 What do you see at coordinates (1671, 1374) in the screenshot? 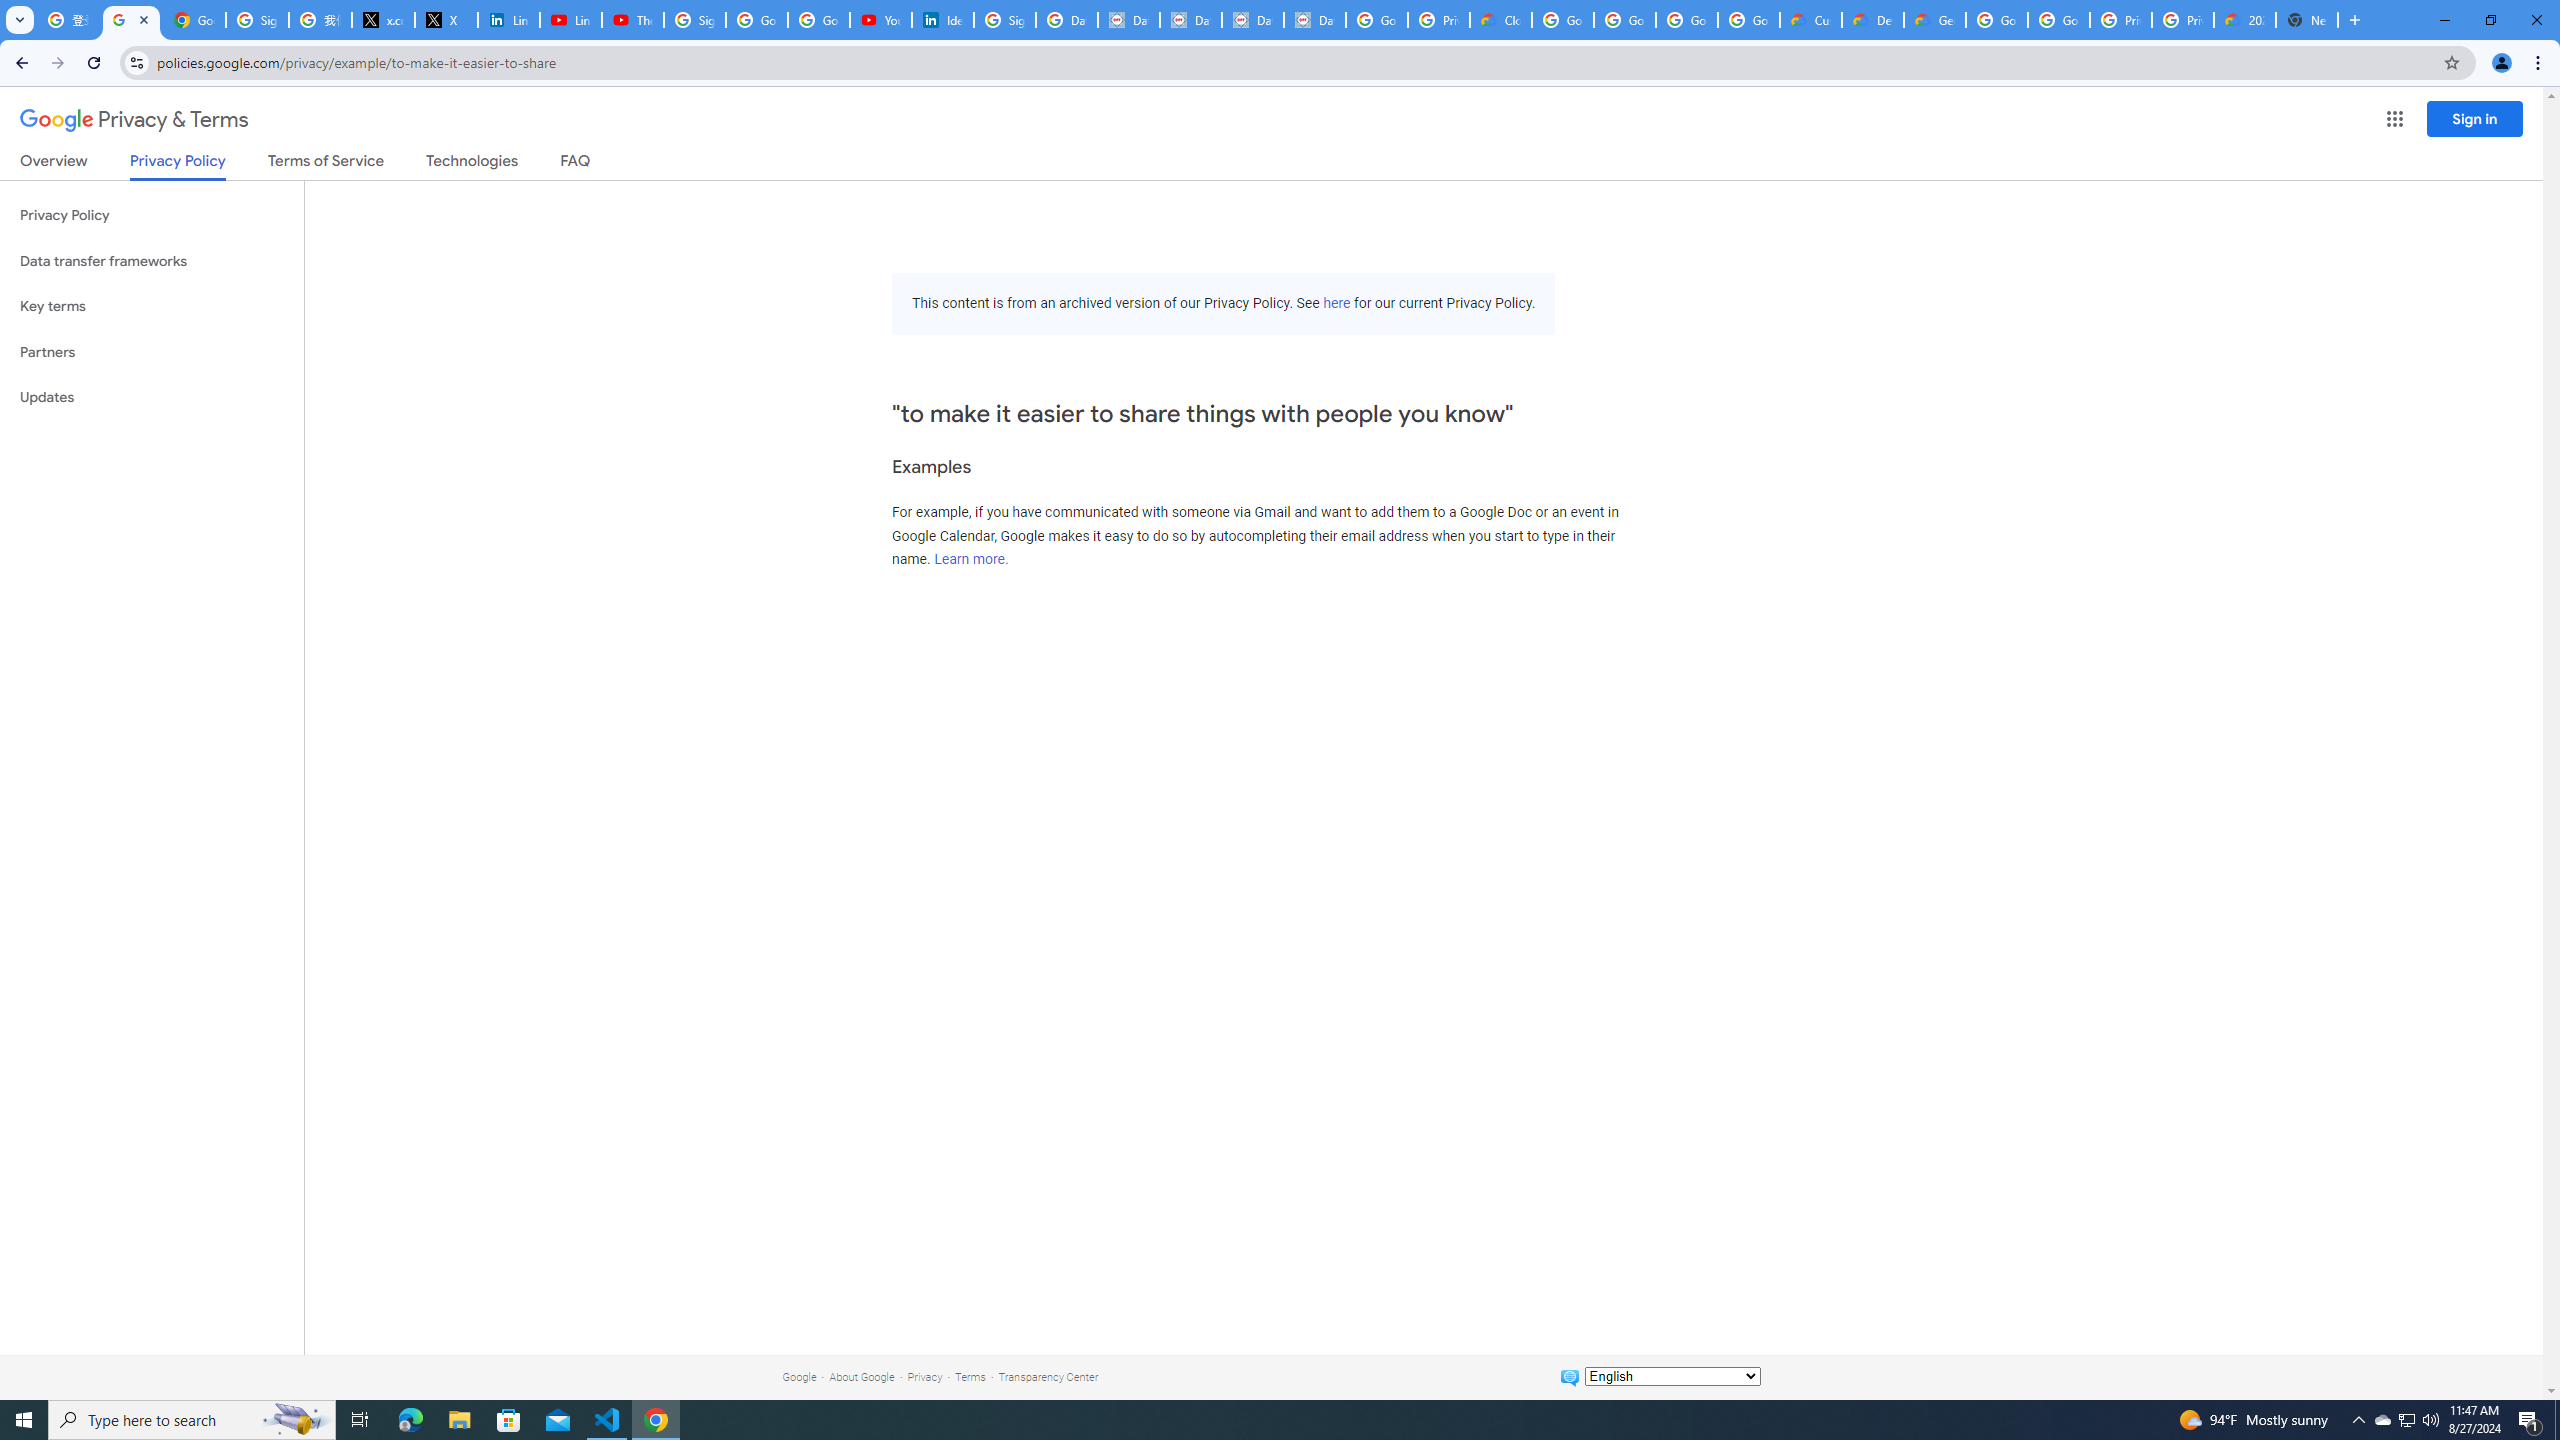
I see `'Change language:'` at bounding box center [1671, 1374].